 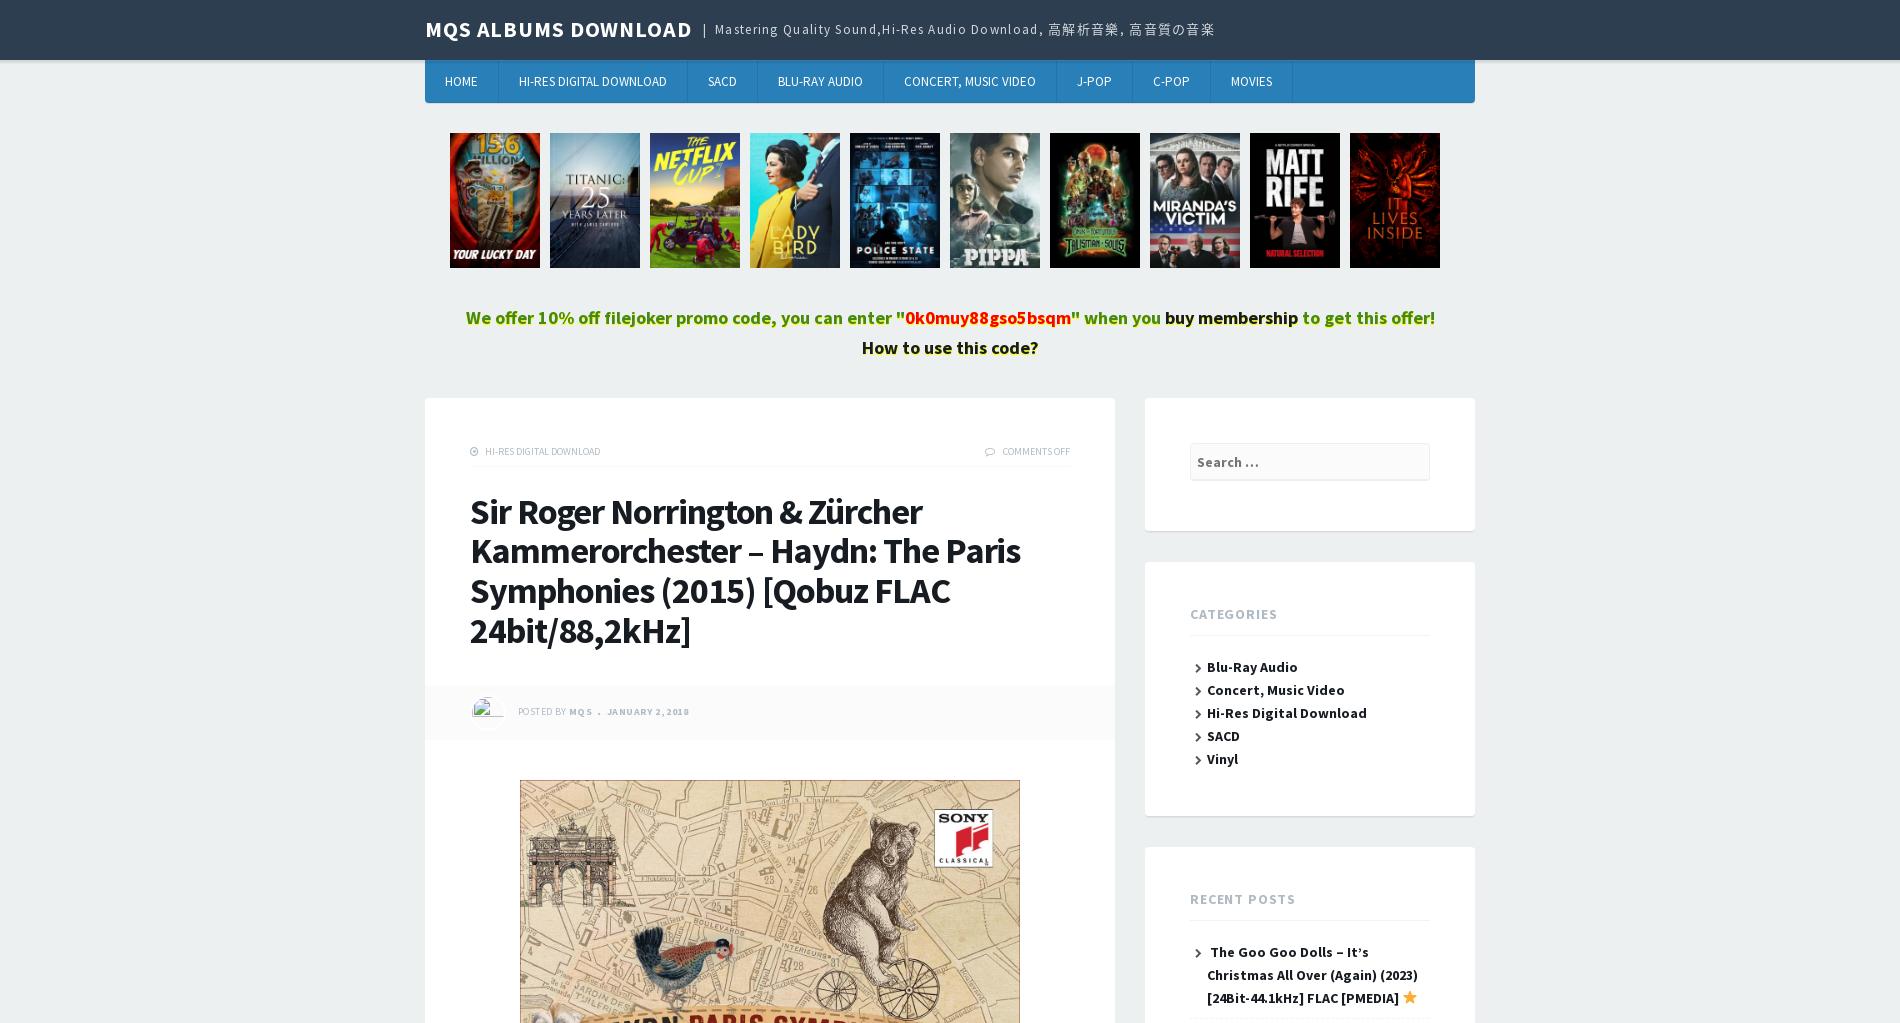 What do you see at coordinates (1188, 899) in the screenshot?
I see `'Recent Posts'` at bounding box center [1188, 899].